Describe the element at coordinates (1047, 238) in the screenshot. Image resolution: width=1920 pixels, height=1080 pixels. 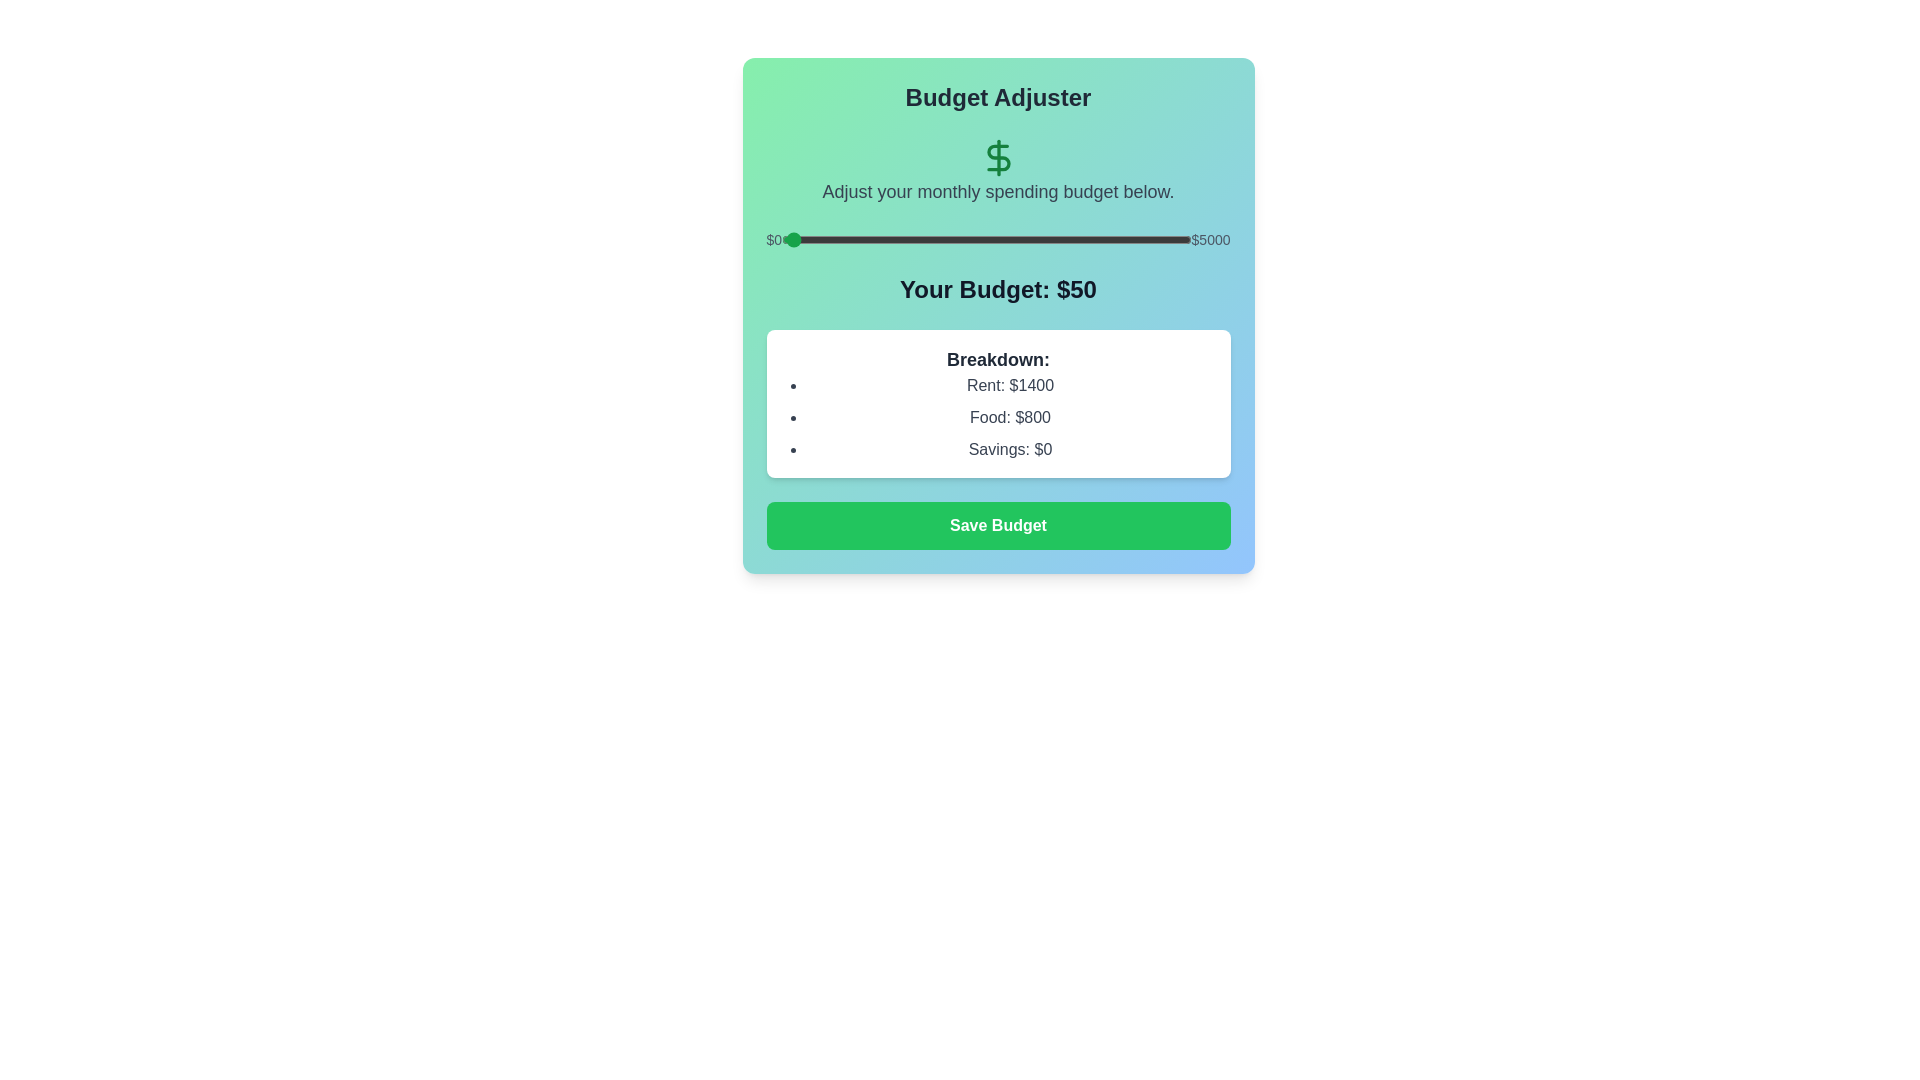
I see `the budget to 3252 dollars by adjusting the slider` at that location.